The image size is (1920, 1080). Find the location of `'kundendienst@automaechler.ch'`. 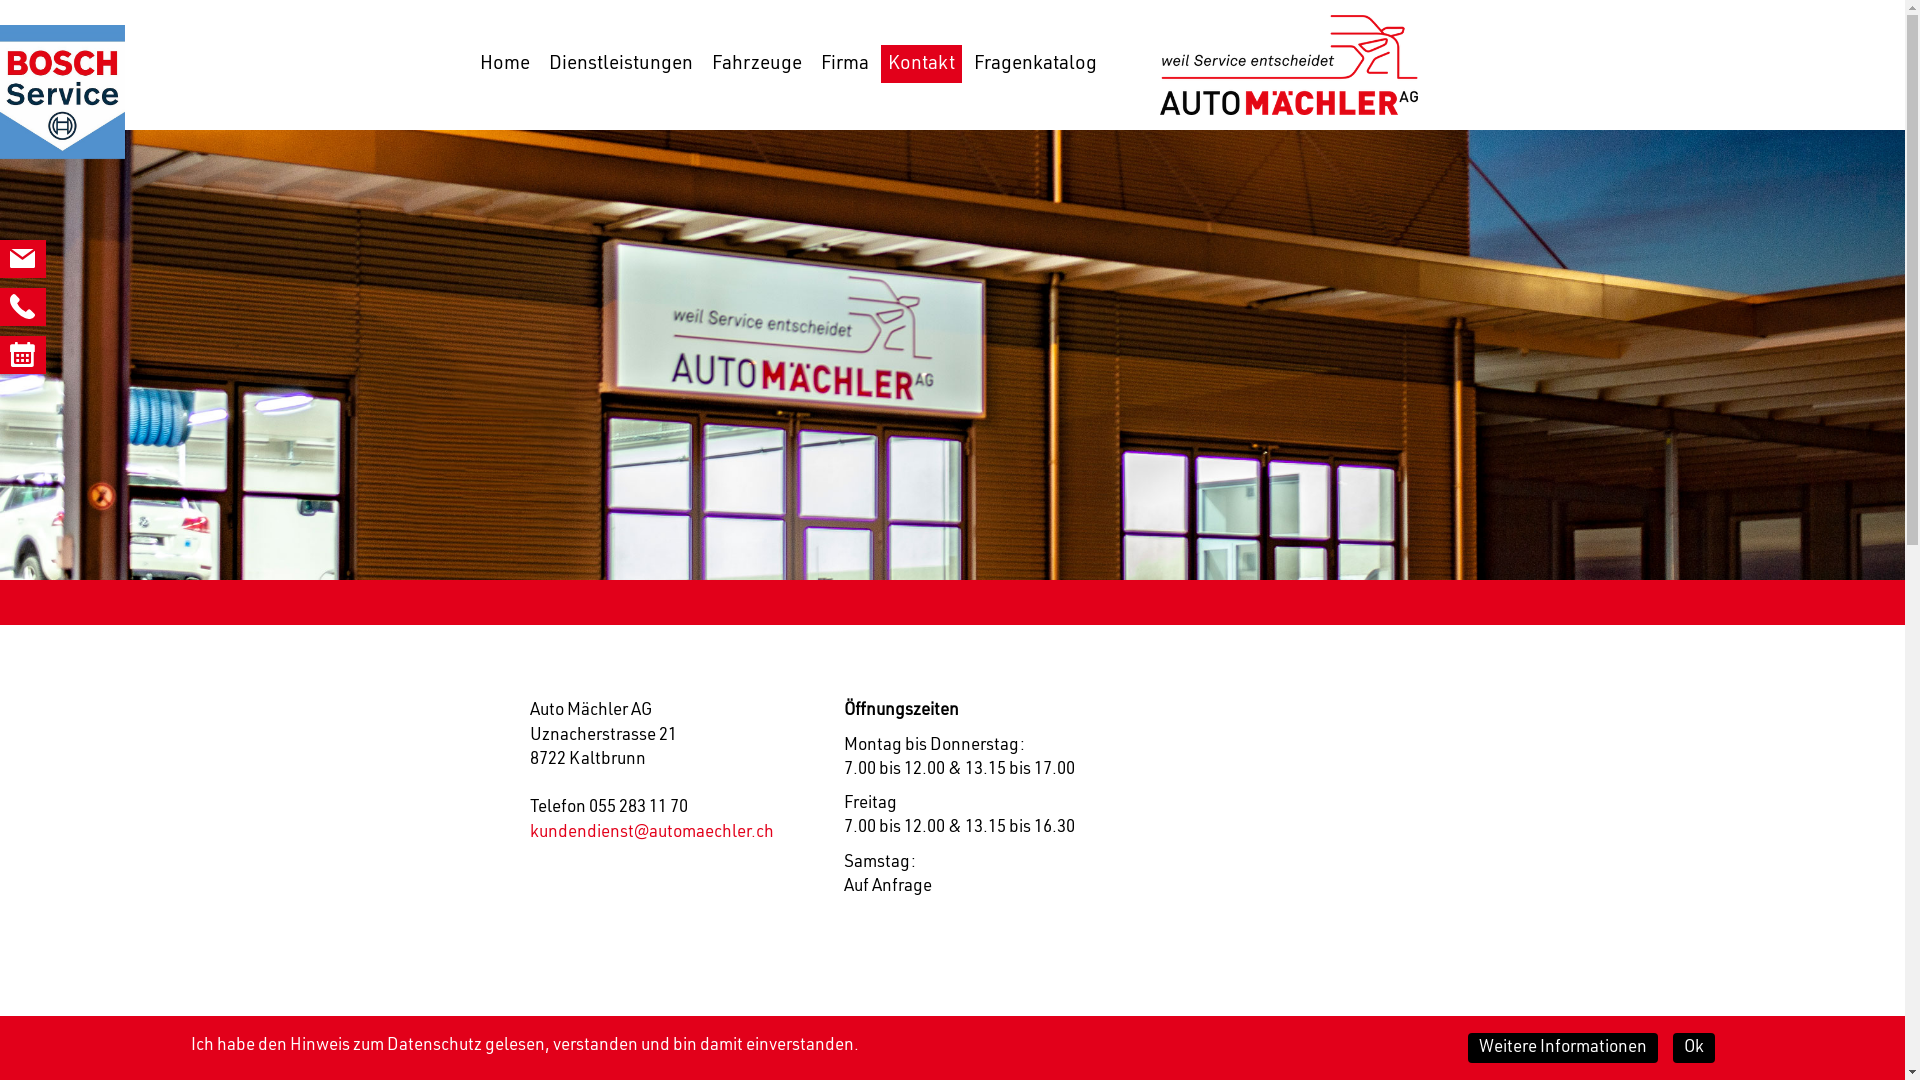

'kundendienst@automaechler.ch' is located at coordinates (529, 832).